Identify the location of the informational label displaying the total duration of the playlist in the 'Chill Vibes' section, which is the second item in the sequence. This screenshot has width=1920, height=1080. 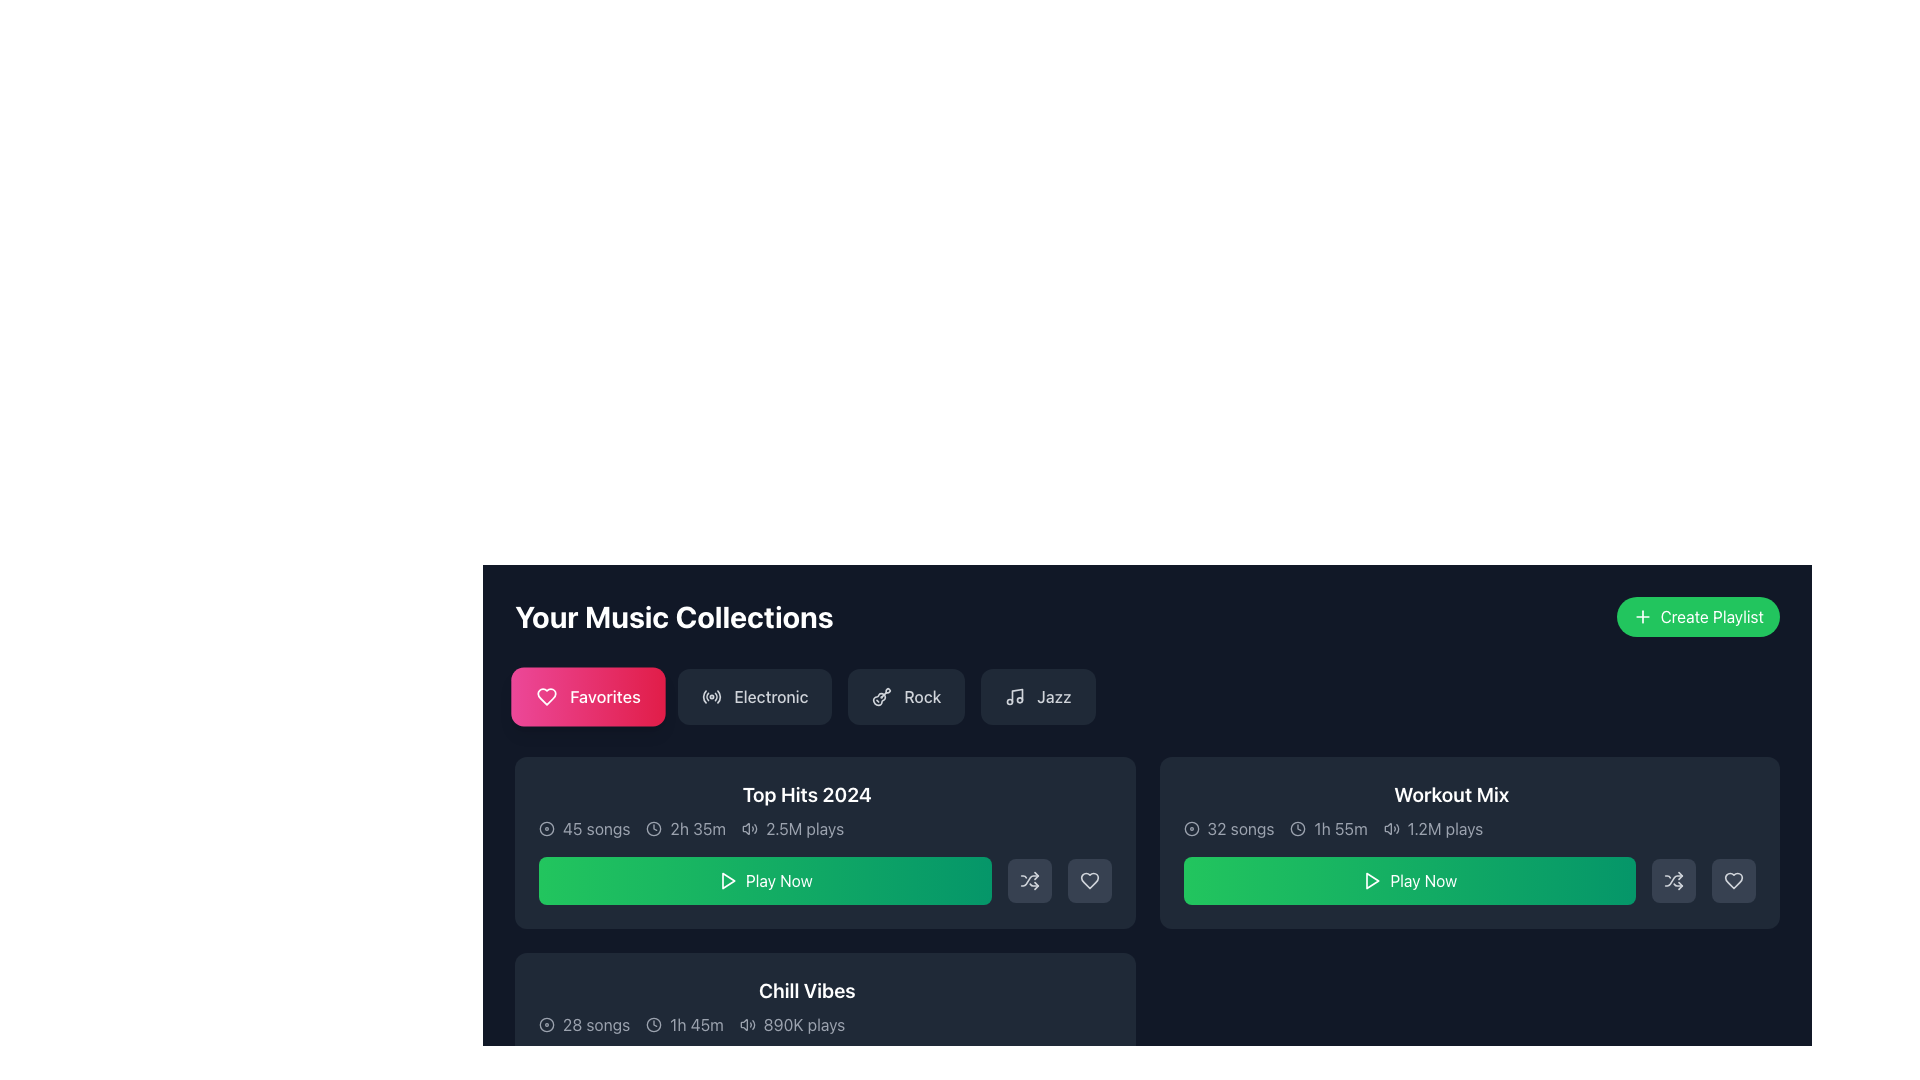
(685, 1025).